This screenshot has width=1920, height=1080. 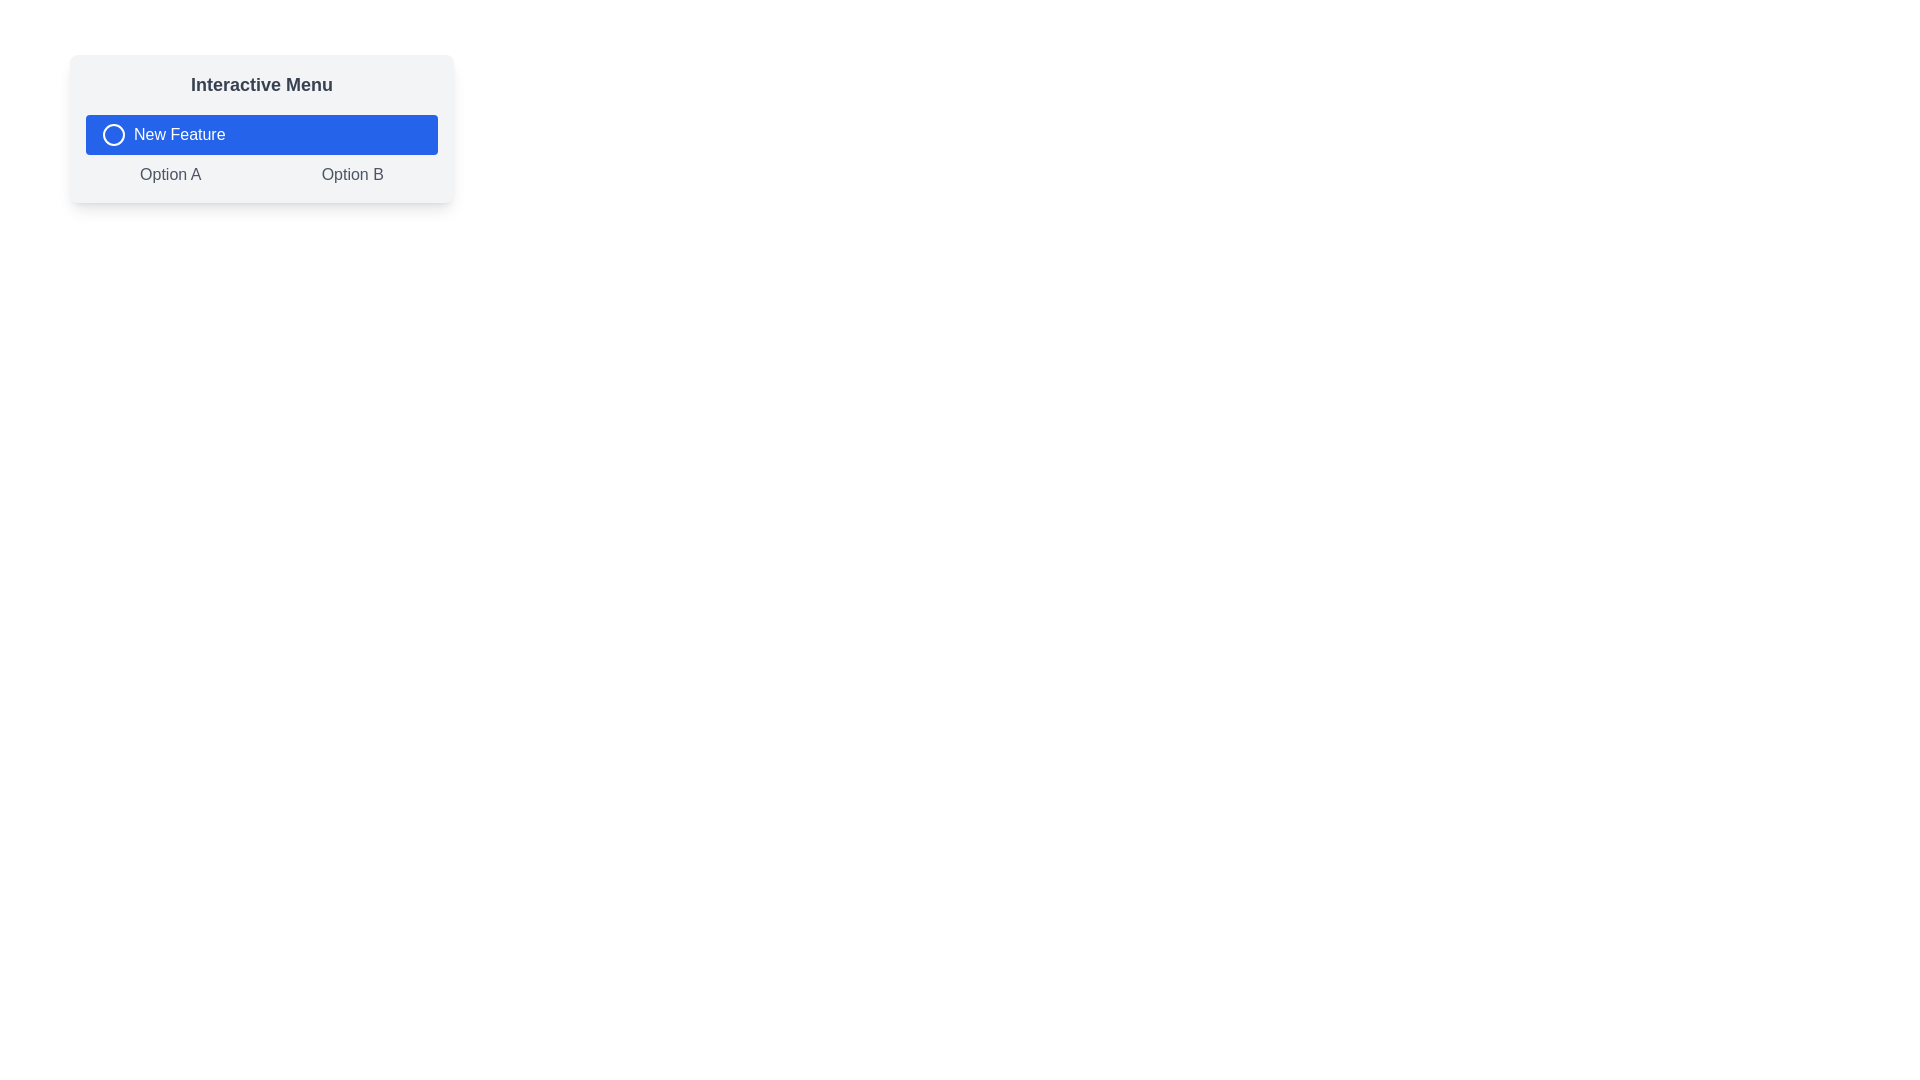 What do you see at coordinates (261, 173) in the screenshot?
I see `the 'Option A' button located in the button group below the 'New Feature' button, which is horizontally aligned with 'Option B'` at bounding box center [261, 173].